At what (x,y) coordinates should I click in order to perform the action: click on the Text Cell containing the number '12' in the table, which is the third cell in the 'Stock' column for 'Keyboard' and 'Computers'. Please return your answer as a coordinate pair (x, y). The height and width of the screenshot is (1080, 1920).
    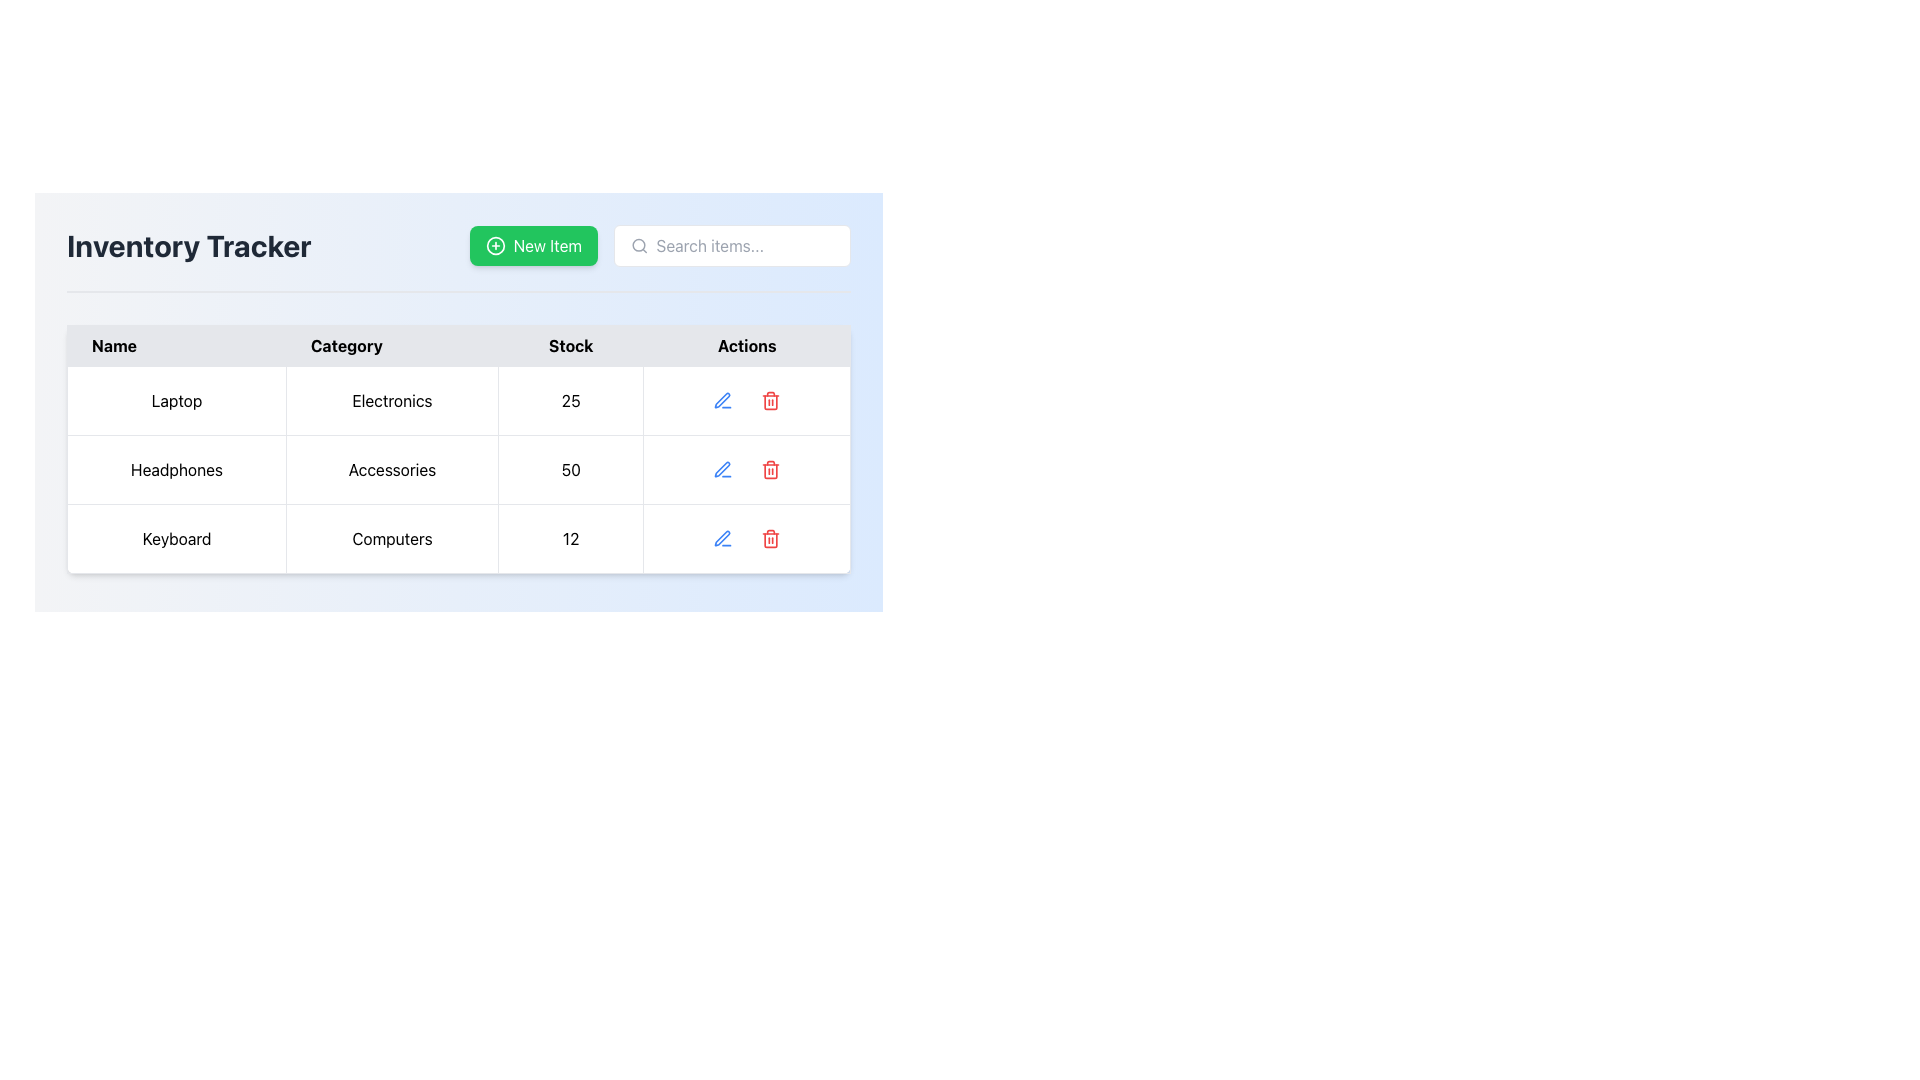
    Looking at the image, I should click on (570, 538).